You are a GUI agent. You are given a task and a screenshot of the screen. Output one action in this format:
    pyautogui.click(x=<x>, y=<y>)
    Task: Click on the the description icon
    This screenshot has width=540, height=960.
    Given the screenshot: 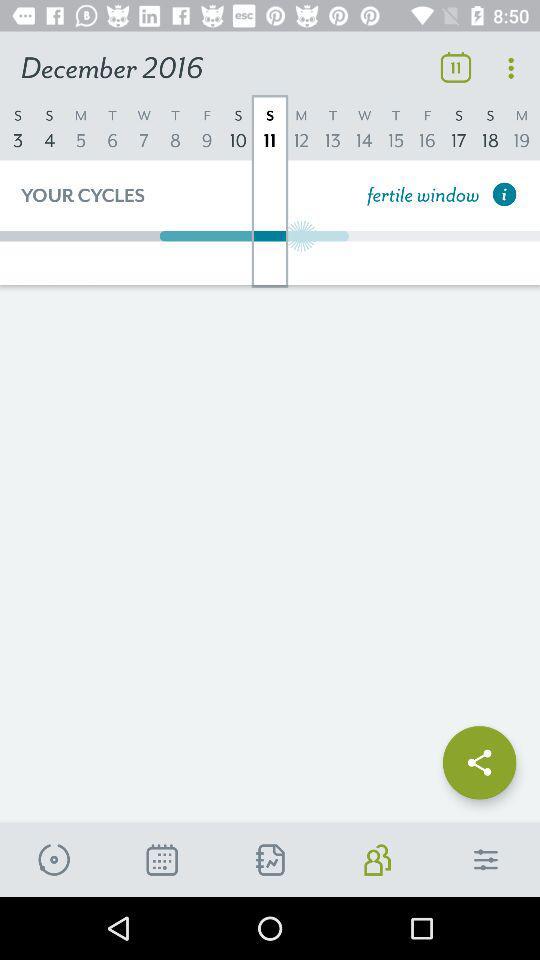 What is the action you would take?
    pyautogui.click(x=161, y=859)
    